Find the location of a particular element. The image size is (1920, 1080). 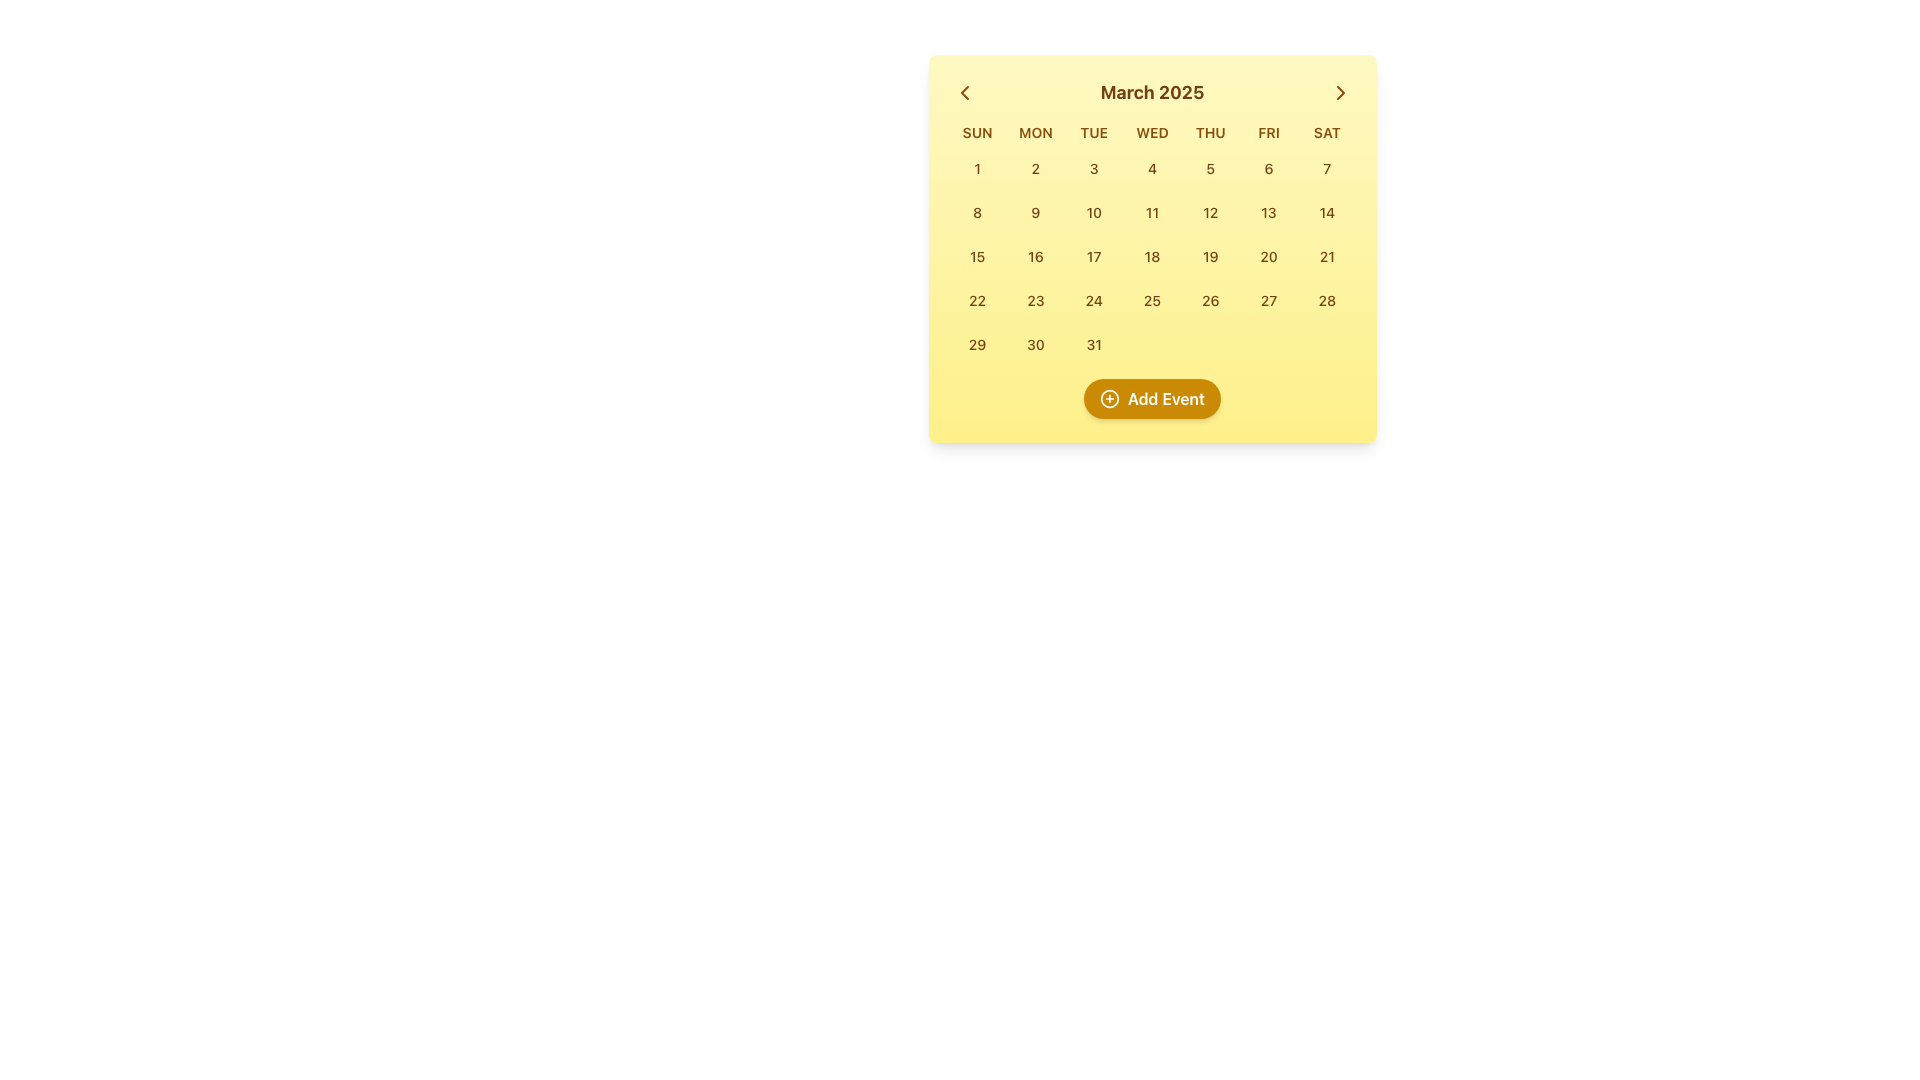

the calendar day cell containing the number '9' is located at coordinates (1035, 212).